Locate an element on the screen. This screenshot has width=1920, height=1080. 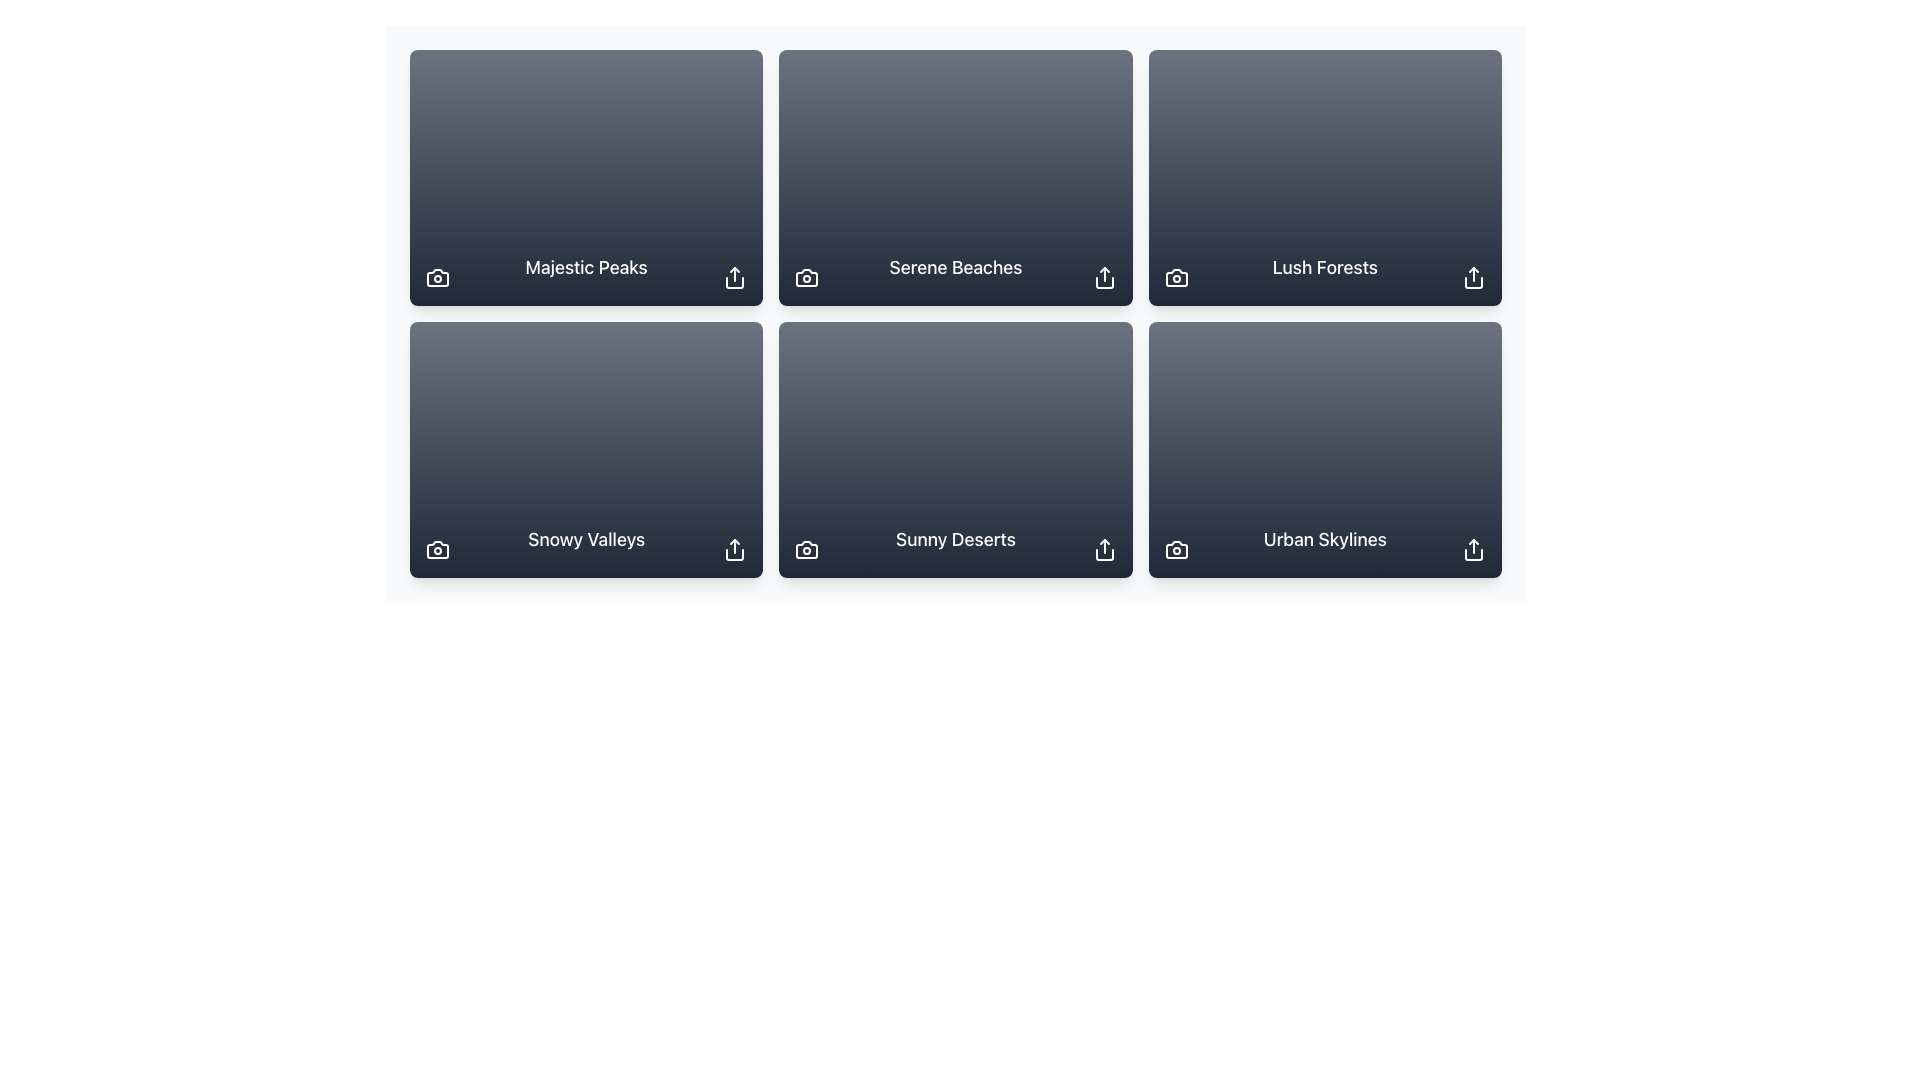
the camera icon (SVG graphic) located is located at coordinates (1176, 277).